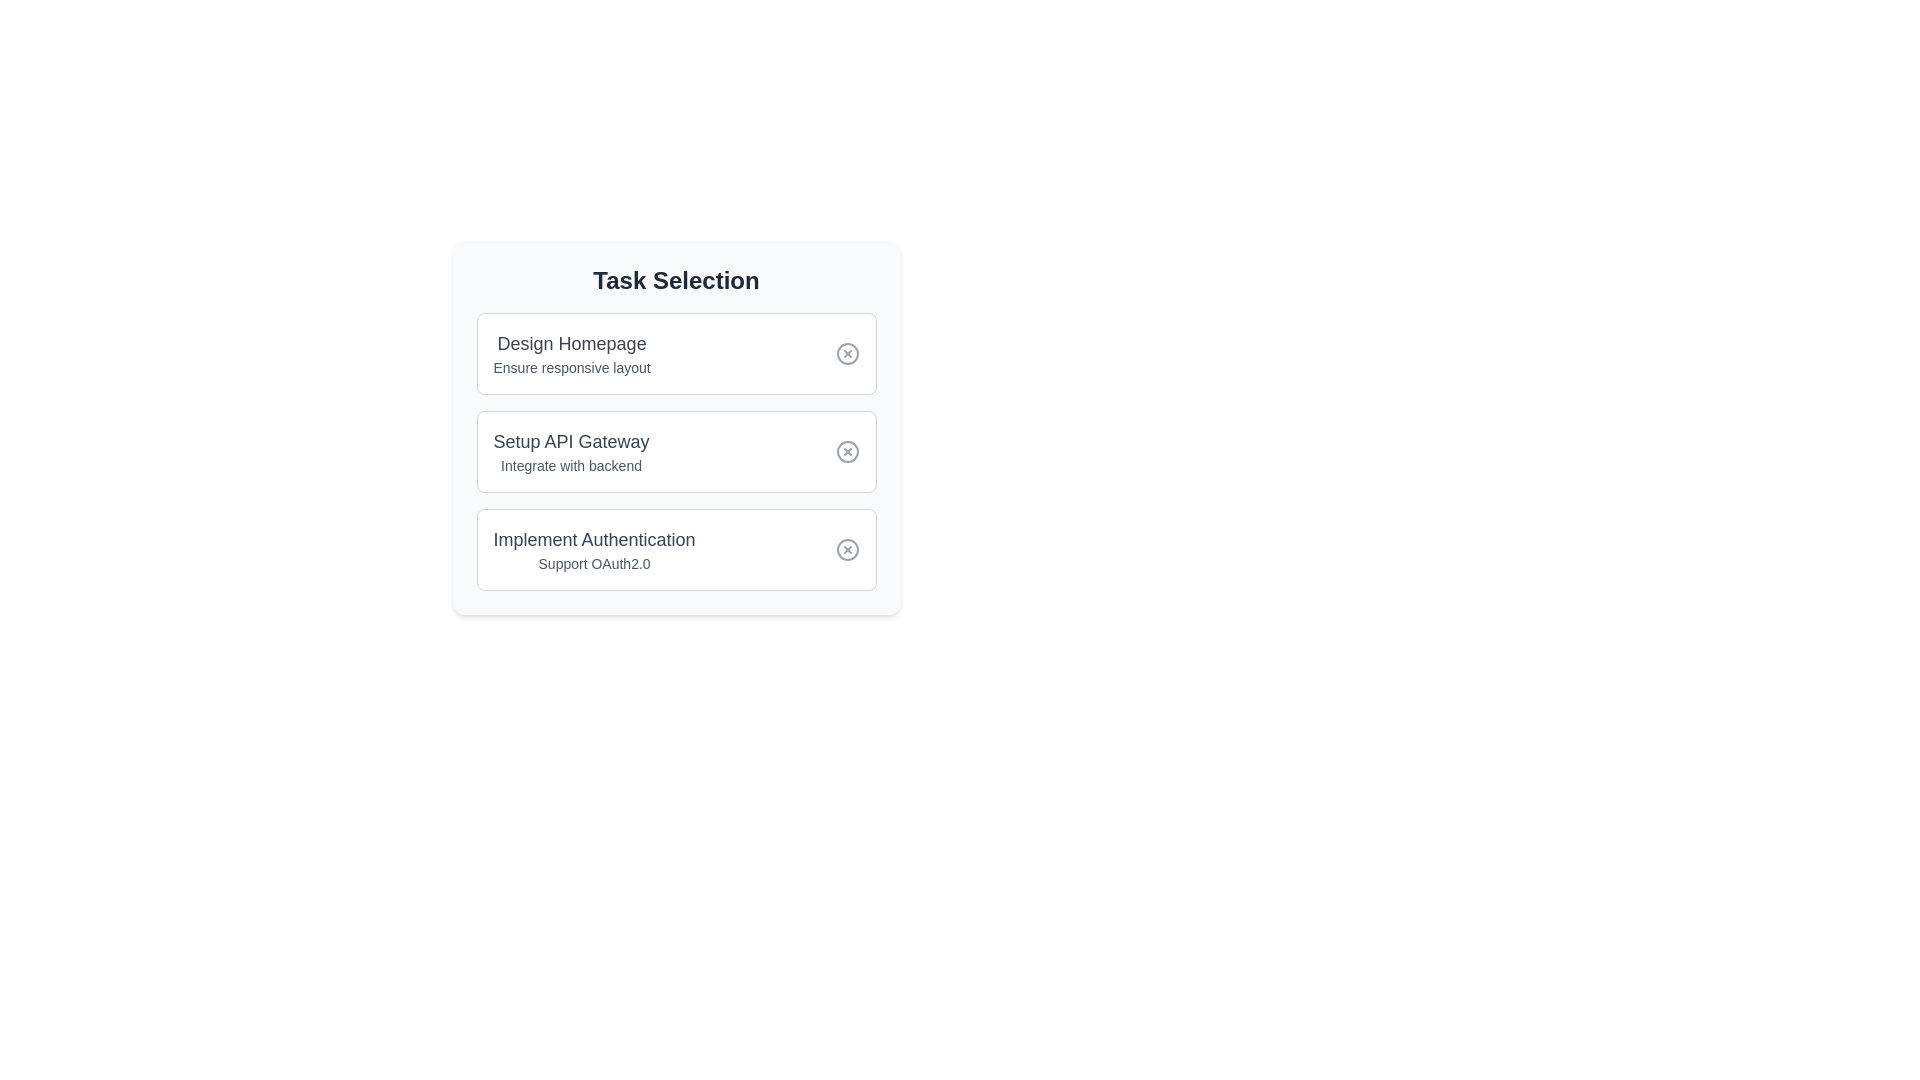  Describe the element at coordinates (570, 451) in the screenshot. I see `the 'Setup API Gateway' text element, which is the second item in a list` at that location.